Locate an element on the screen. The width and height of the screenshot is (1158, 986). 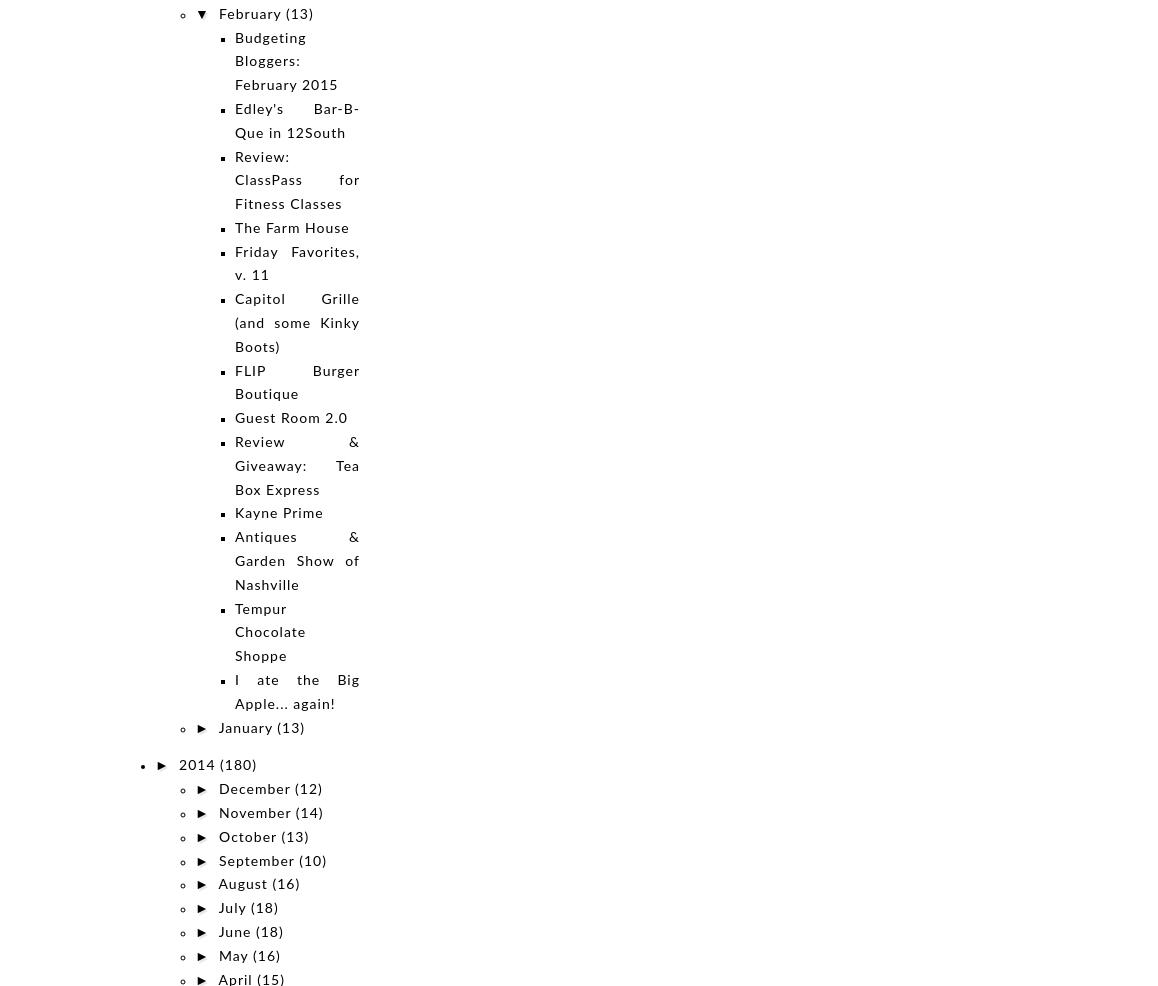
'I ate the Big Apple... again!' is located at coordinates (297, 691).